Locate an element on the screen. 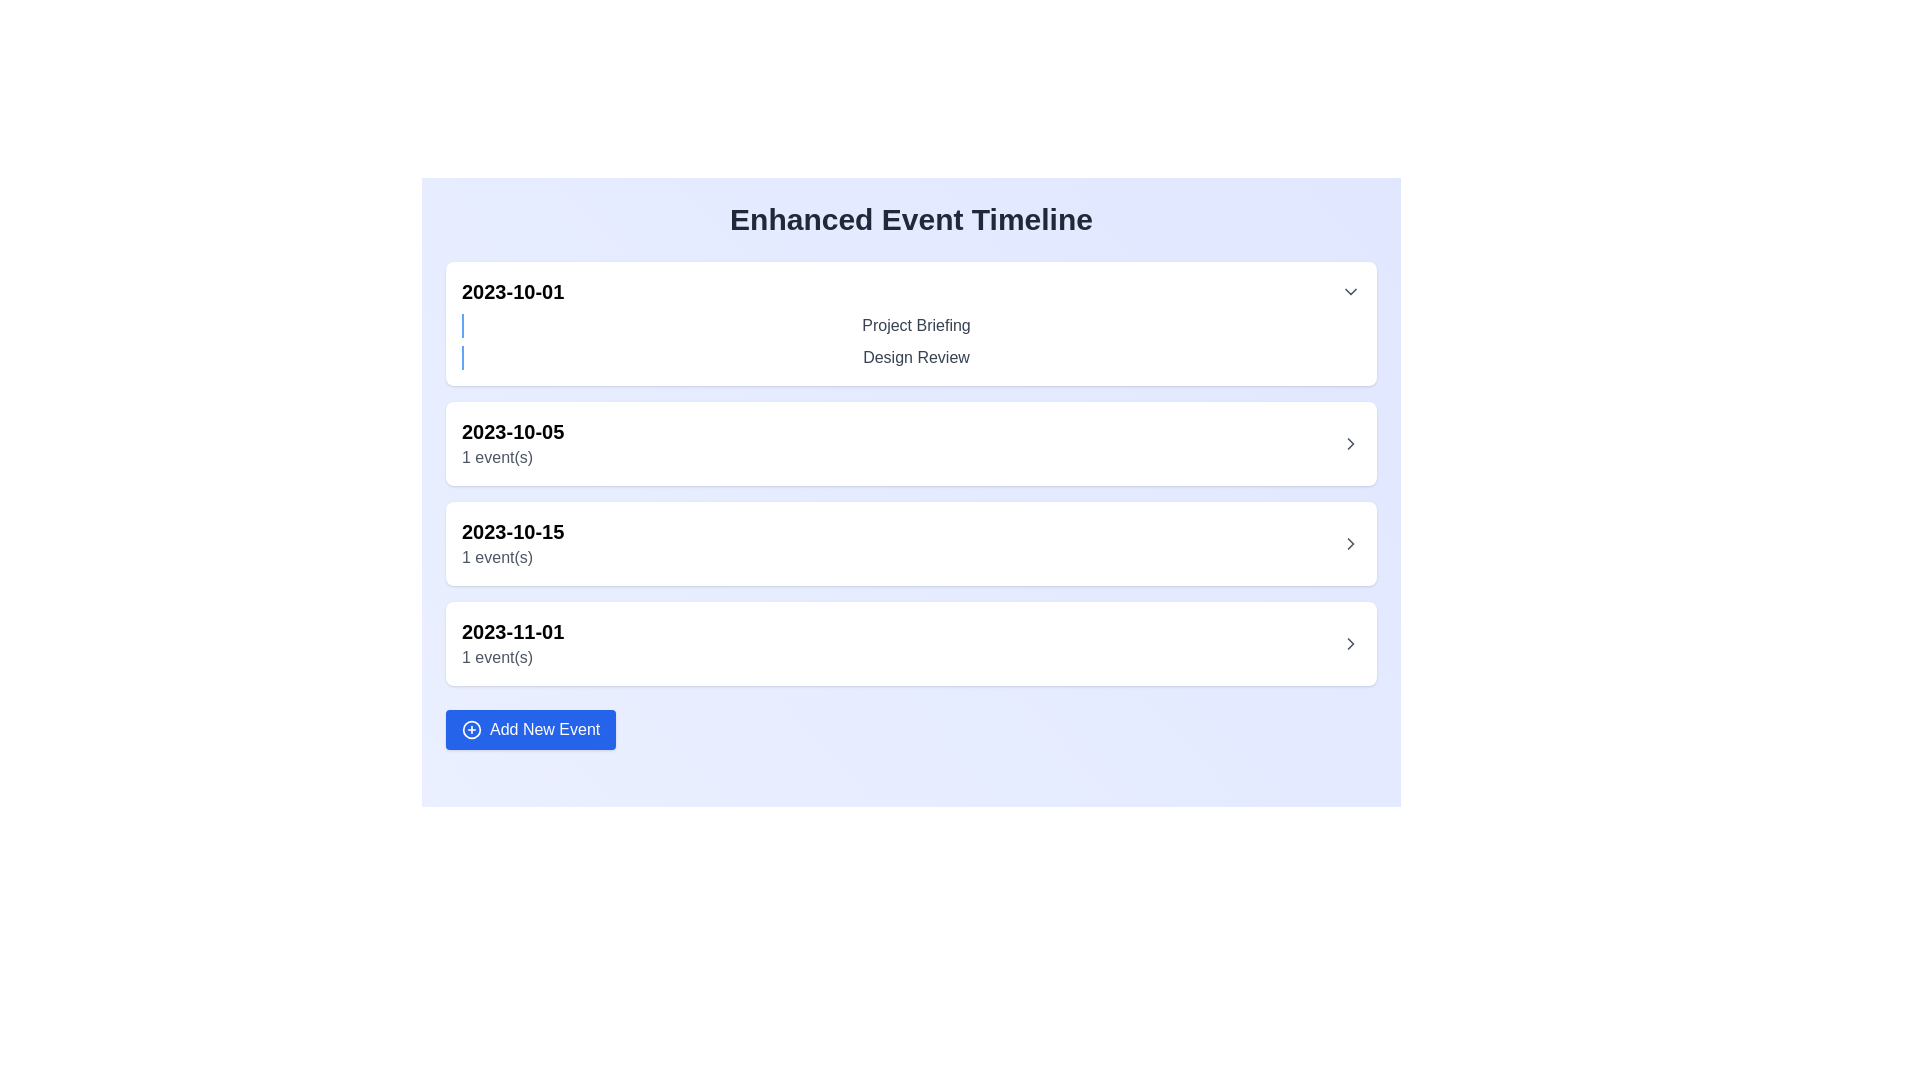  the Text Label that indicates the number of events scheduled for the date '2023-11-01' is located at coordinates (513, 658).